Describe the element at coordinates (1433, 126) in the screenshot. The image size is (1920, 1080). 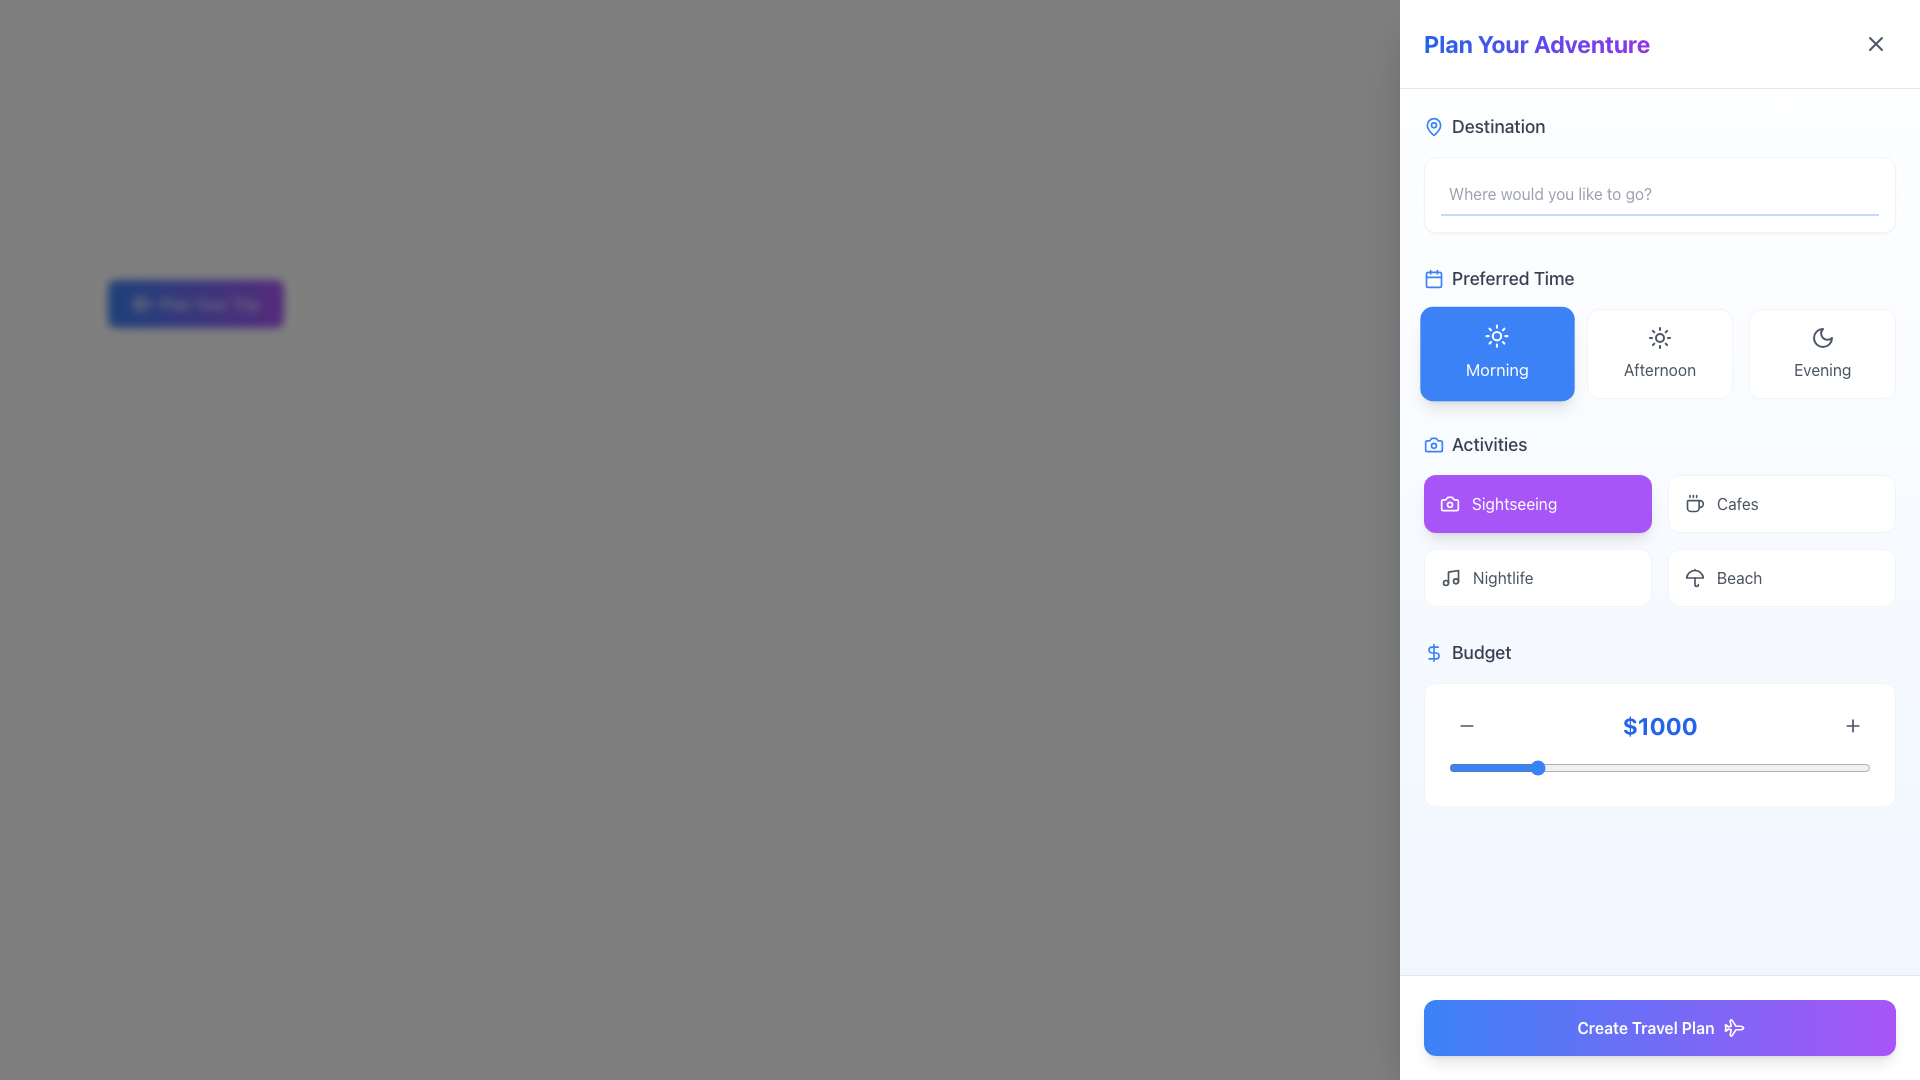
I see `the decorative 'Destination' icon located near the top of the right-side panel under the 'Plan Your Adventure' header, beside the 'Destination' label and input field` at that location.